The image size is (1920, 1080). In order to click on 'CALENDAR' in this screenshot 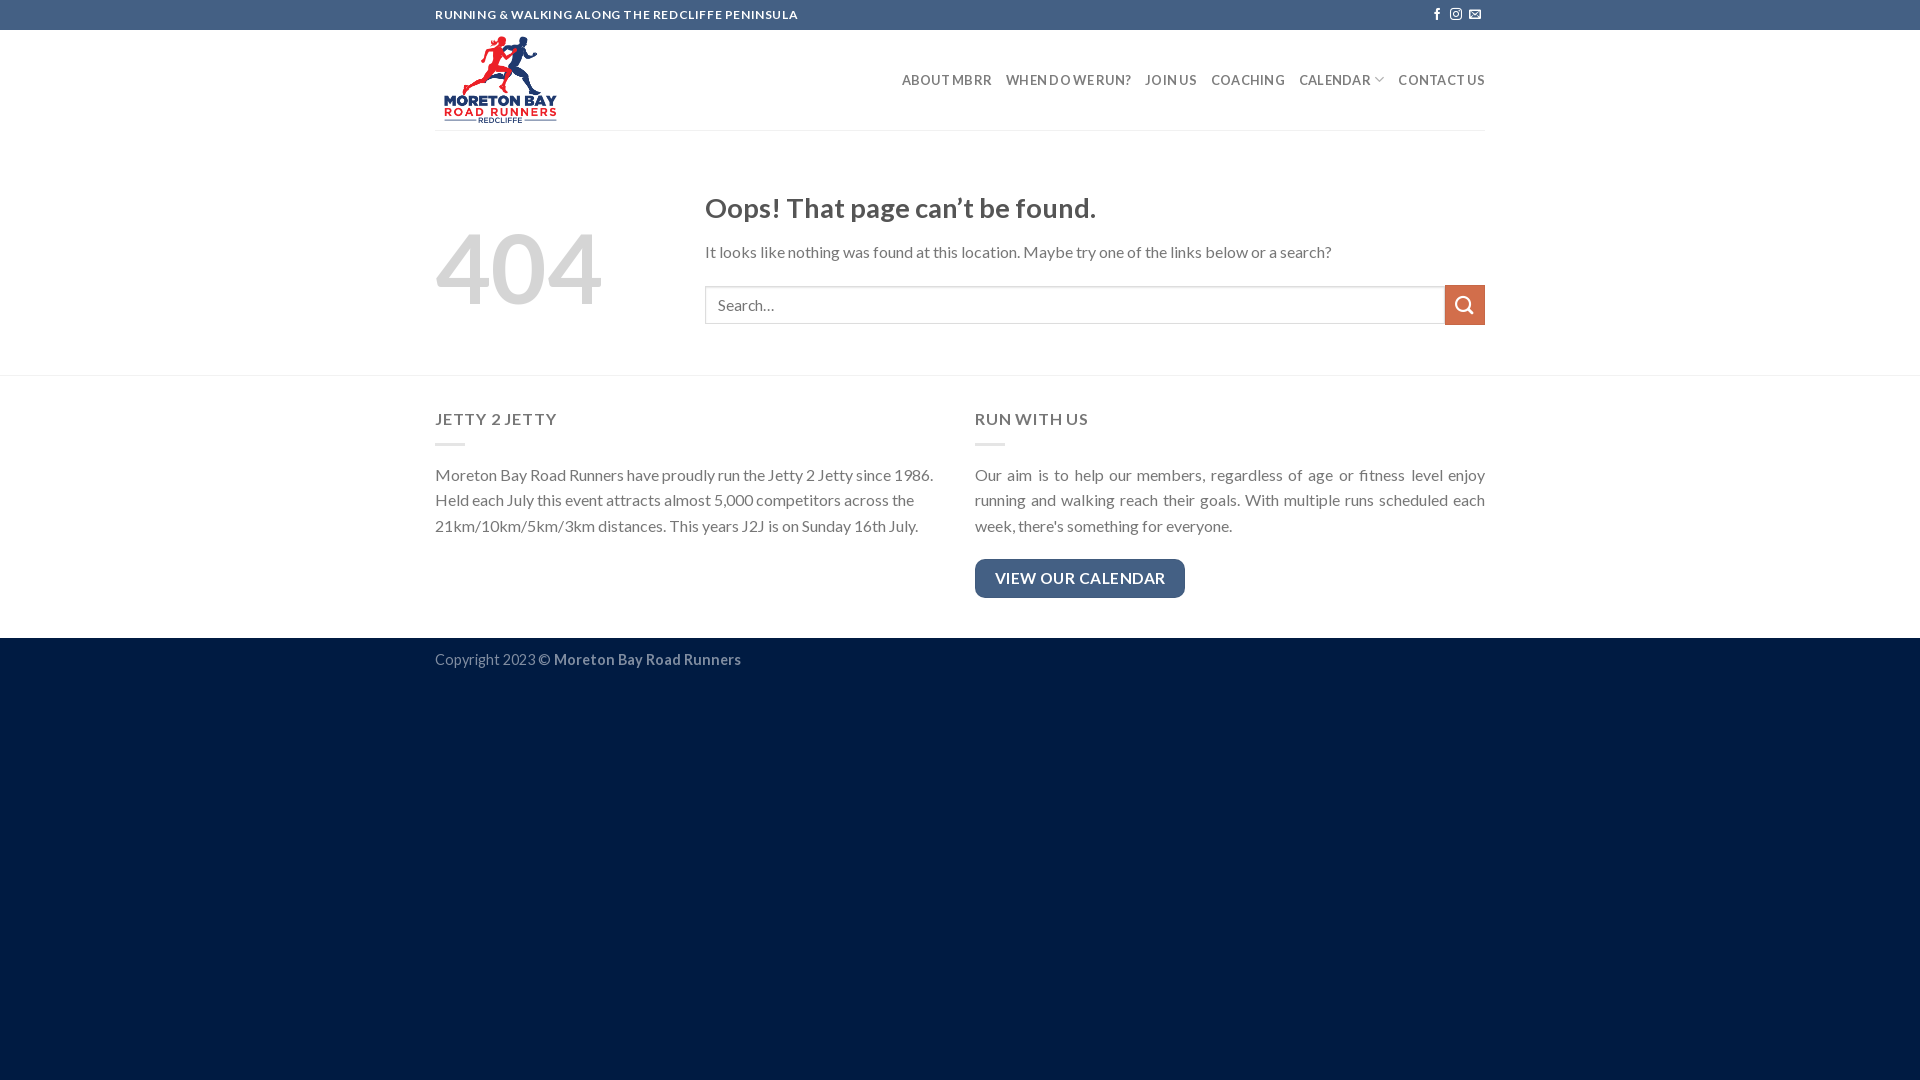, I will do `click(1299, 79)`.